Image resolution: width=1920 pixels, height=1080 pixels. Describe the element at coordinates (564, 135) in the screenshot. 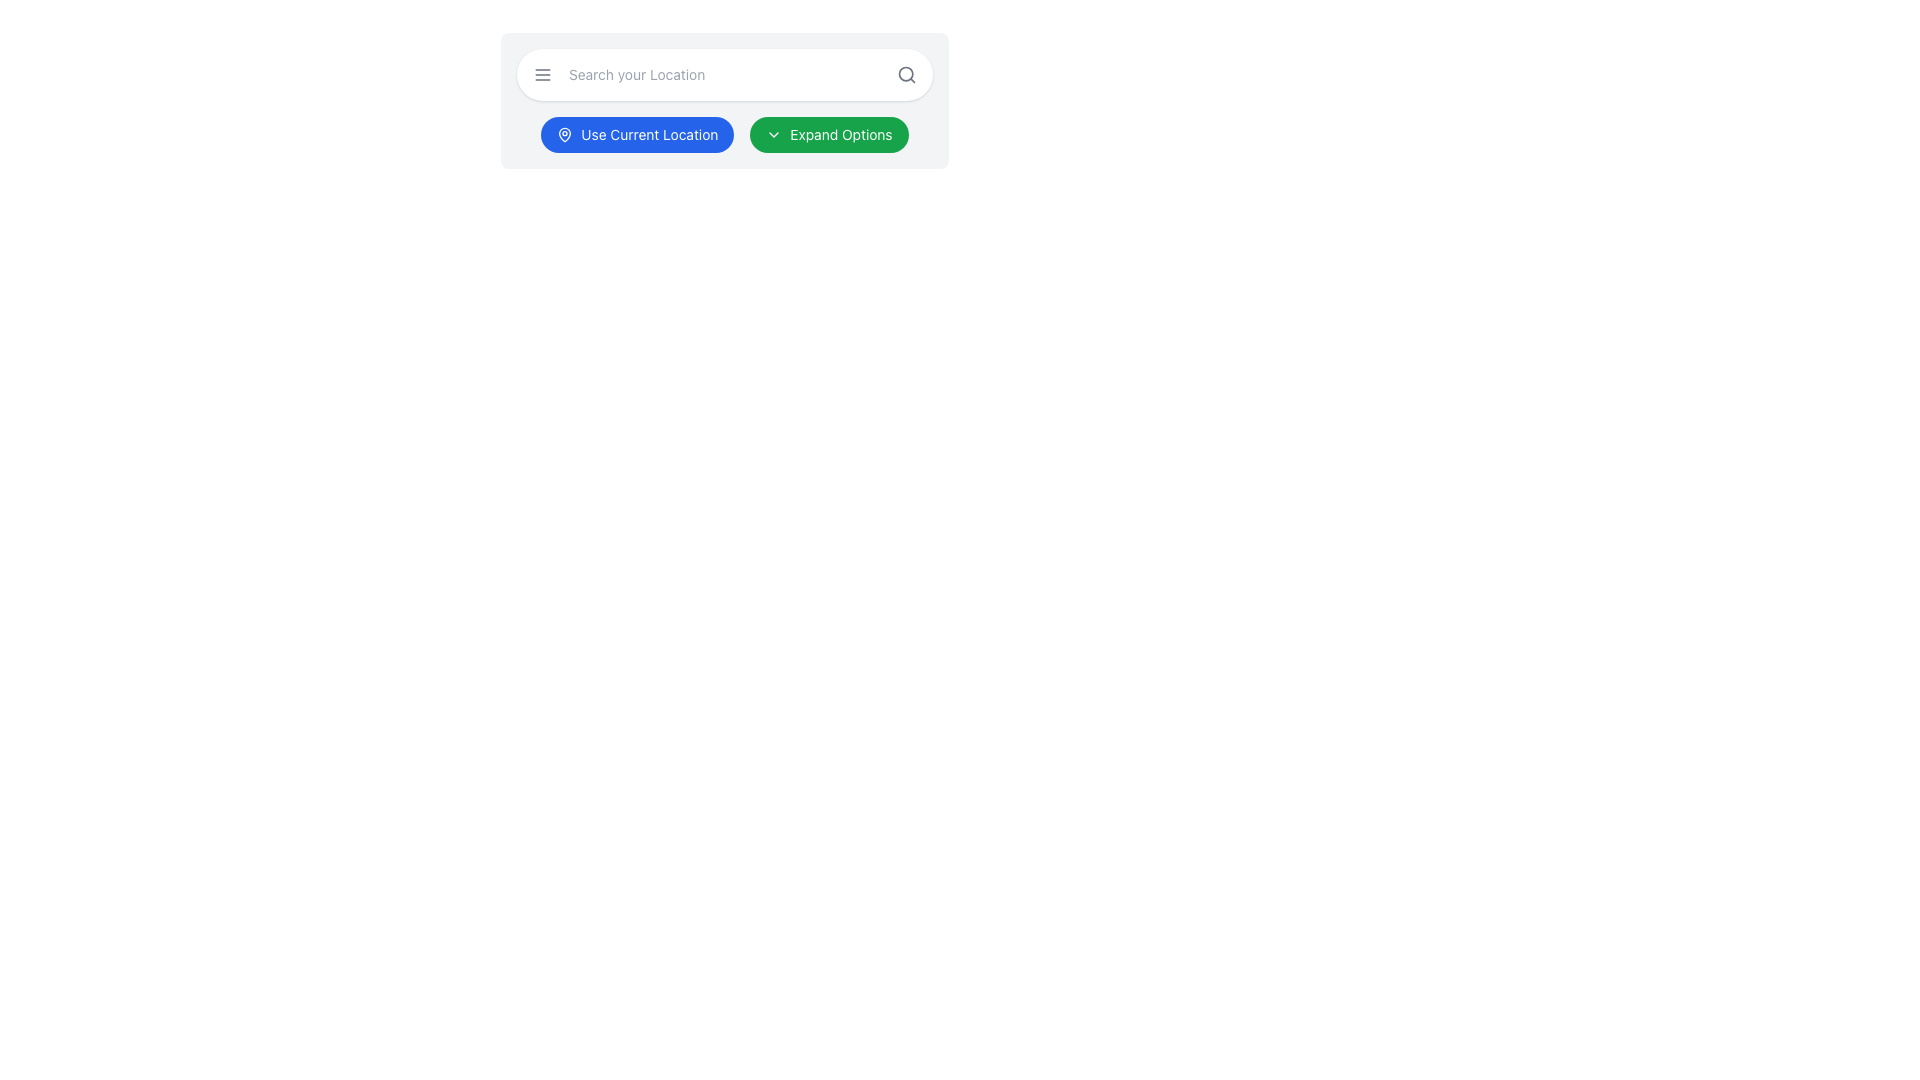

I see `the pin icon located on the leftmost part of the 'Use Current Location' button to retrieve the user's current location` at that location.